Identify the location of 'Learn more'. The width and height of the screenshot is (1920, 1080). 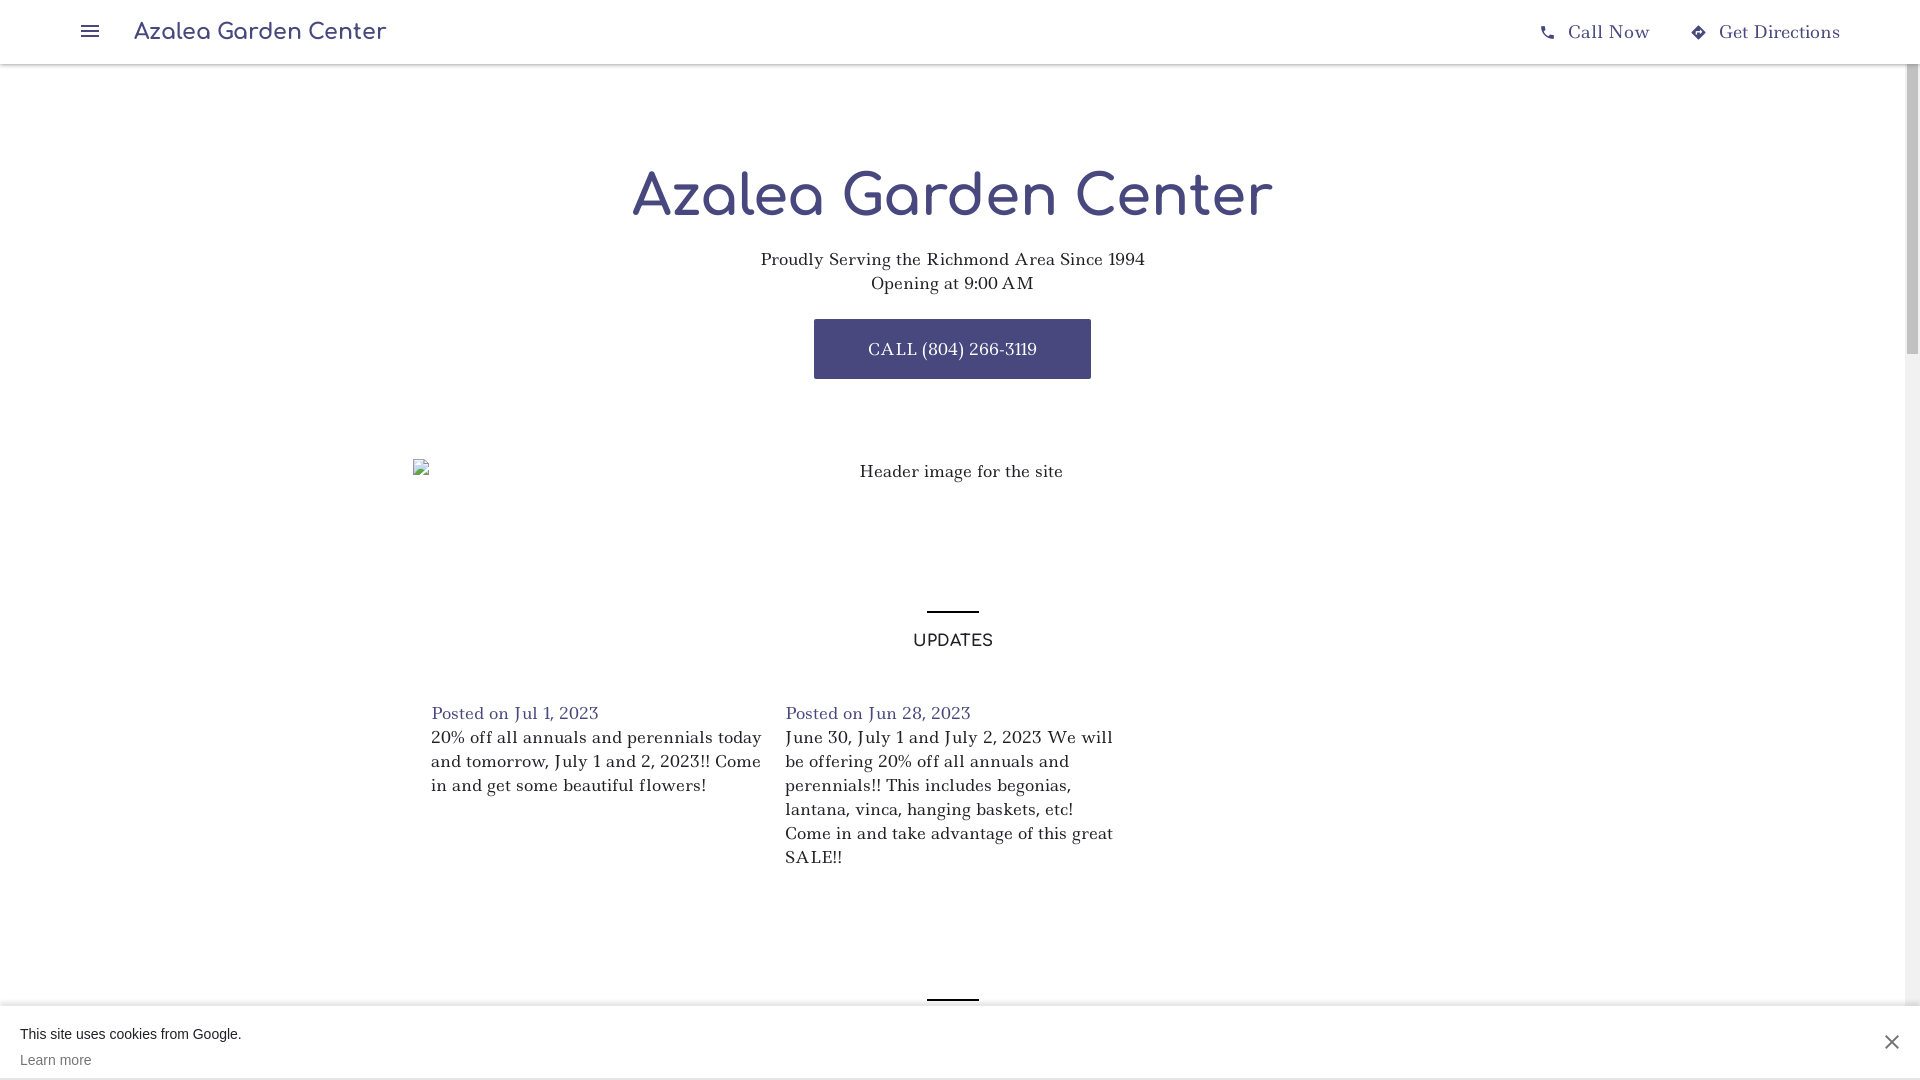
(129, 1059).